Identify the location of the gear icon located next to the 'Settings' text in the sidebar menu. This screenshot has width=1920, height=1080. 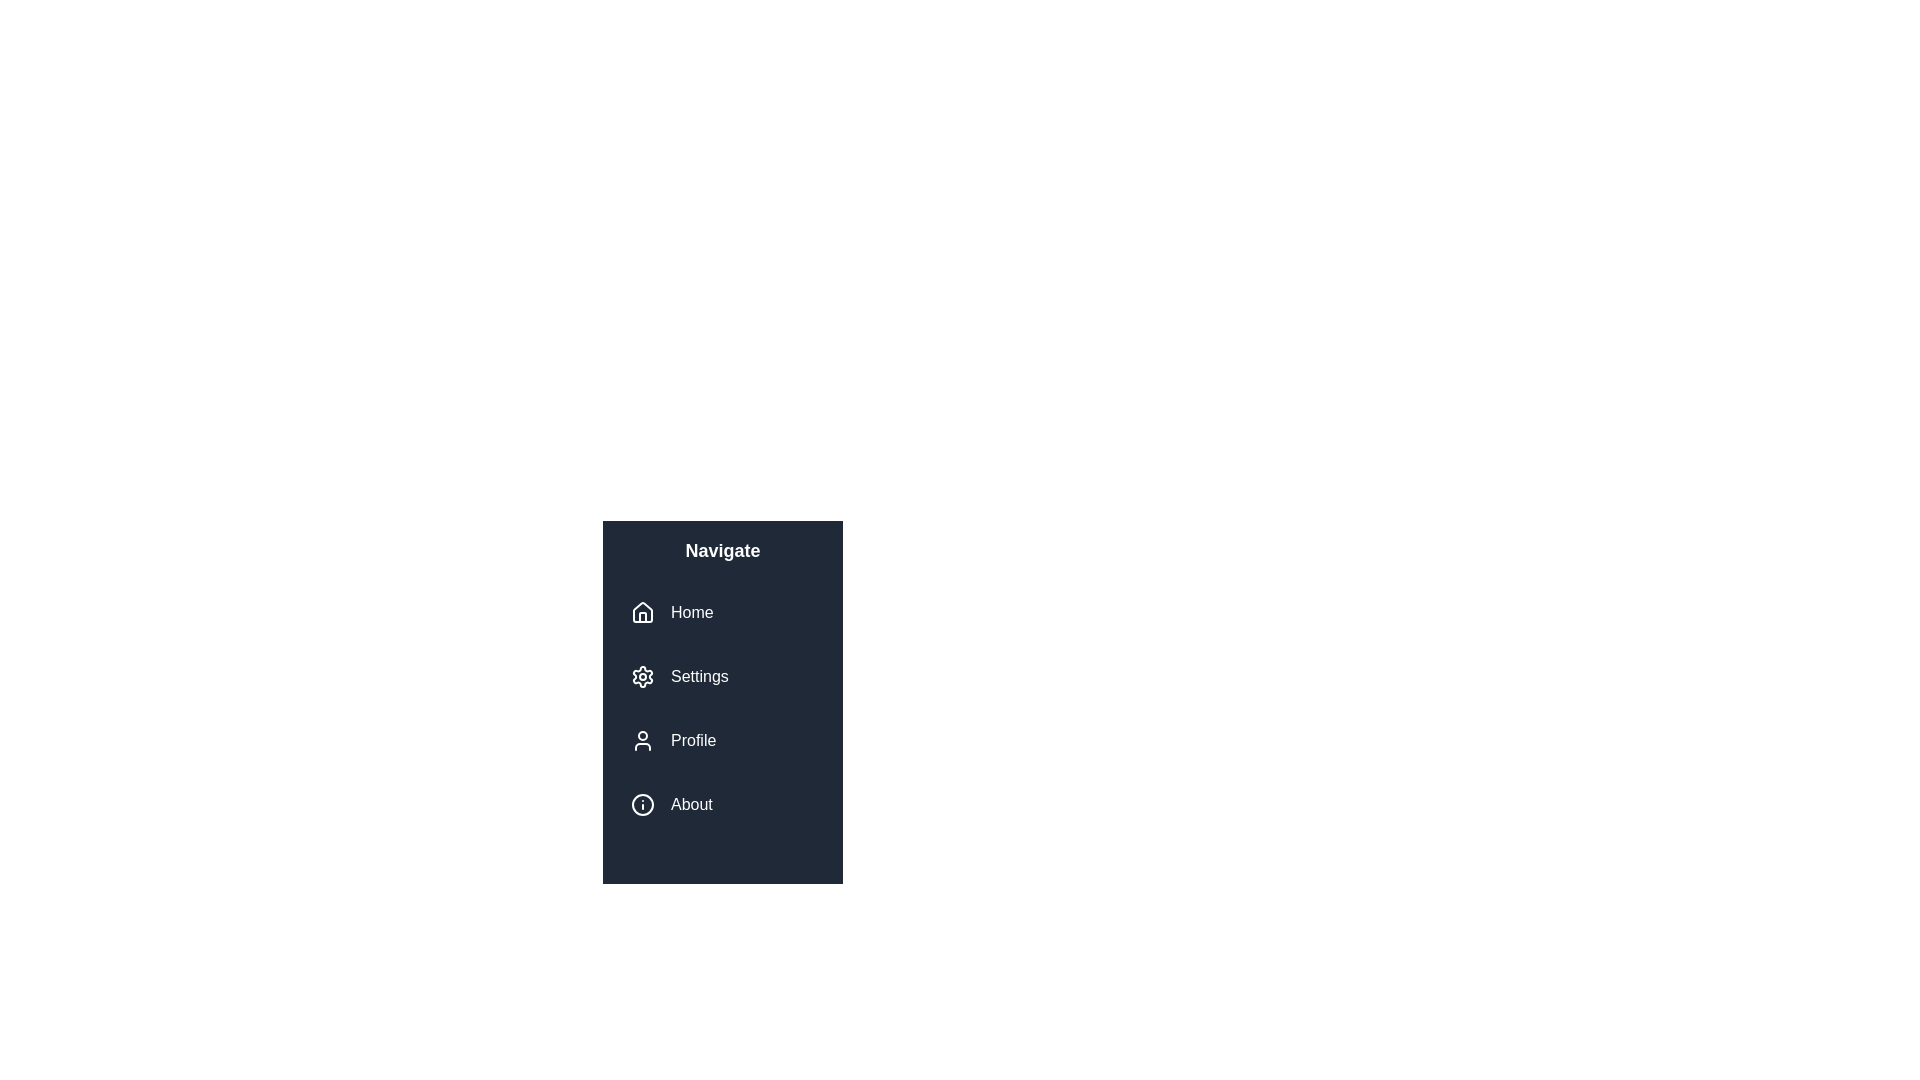
(643, 676).